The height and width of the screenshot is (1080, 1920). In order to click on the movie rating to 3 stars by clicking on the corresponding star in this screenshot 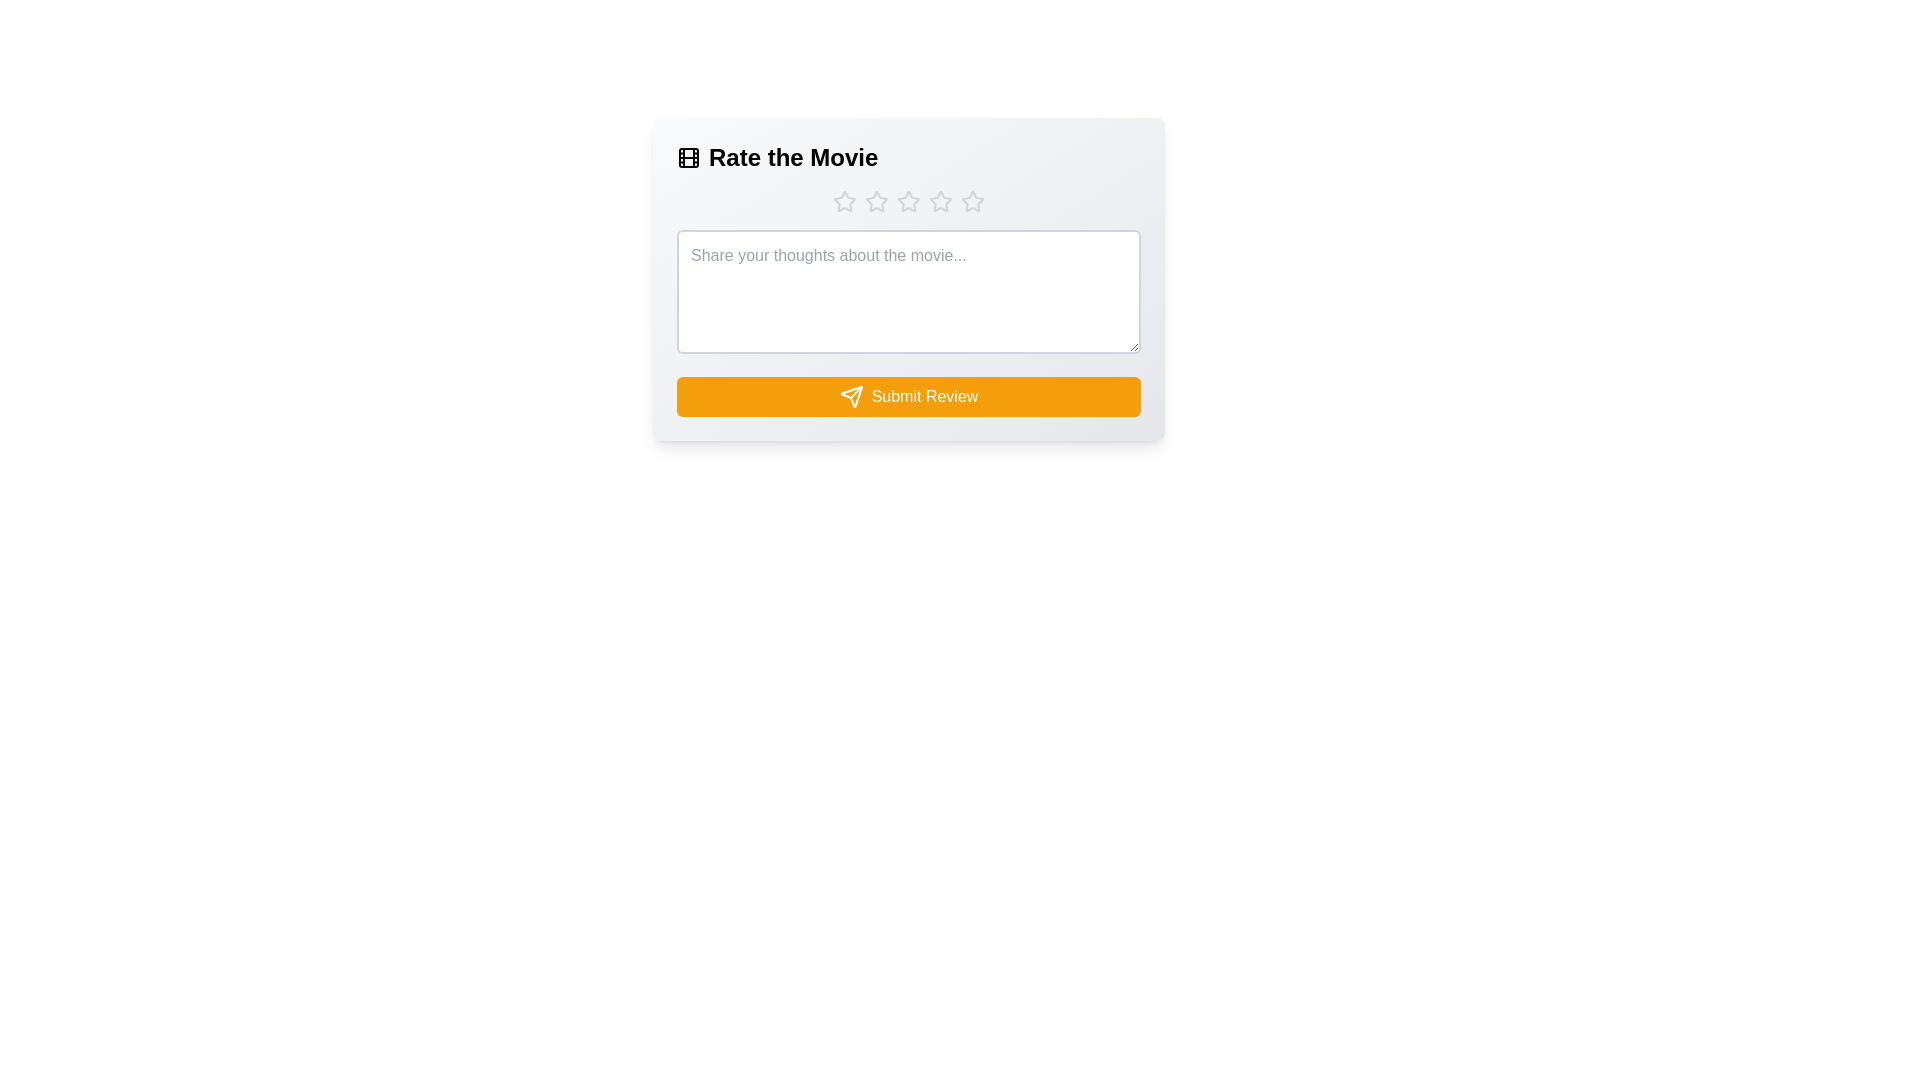, I will do `click(907, 201)`.